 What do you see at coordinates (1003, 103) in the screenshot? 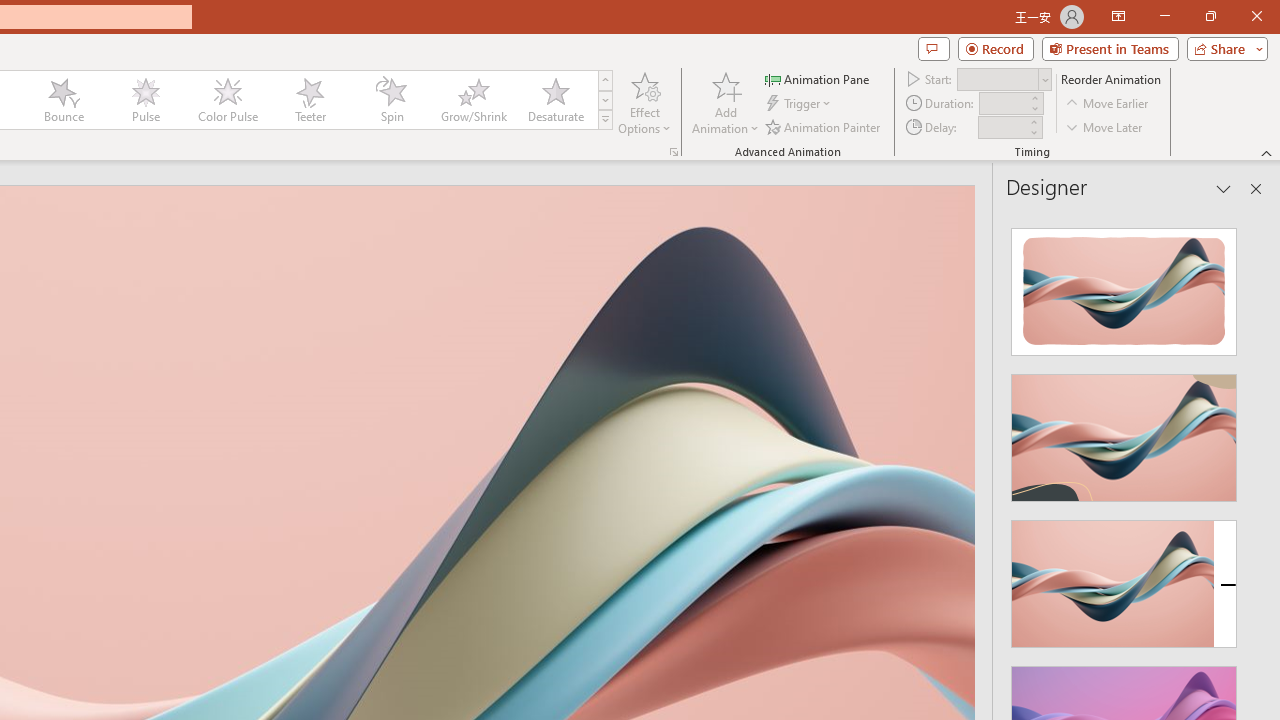
I see `'Animation Duration'` at bounding box center [1003, 103].